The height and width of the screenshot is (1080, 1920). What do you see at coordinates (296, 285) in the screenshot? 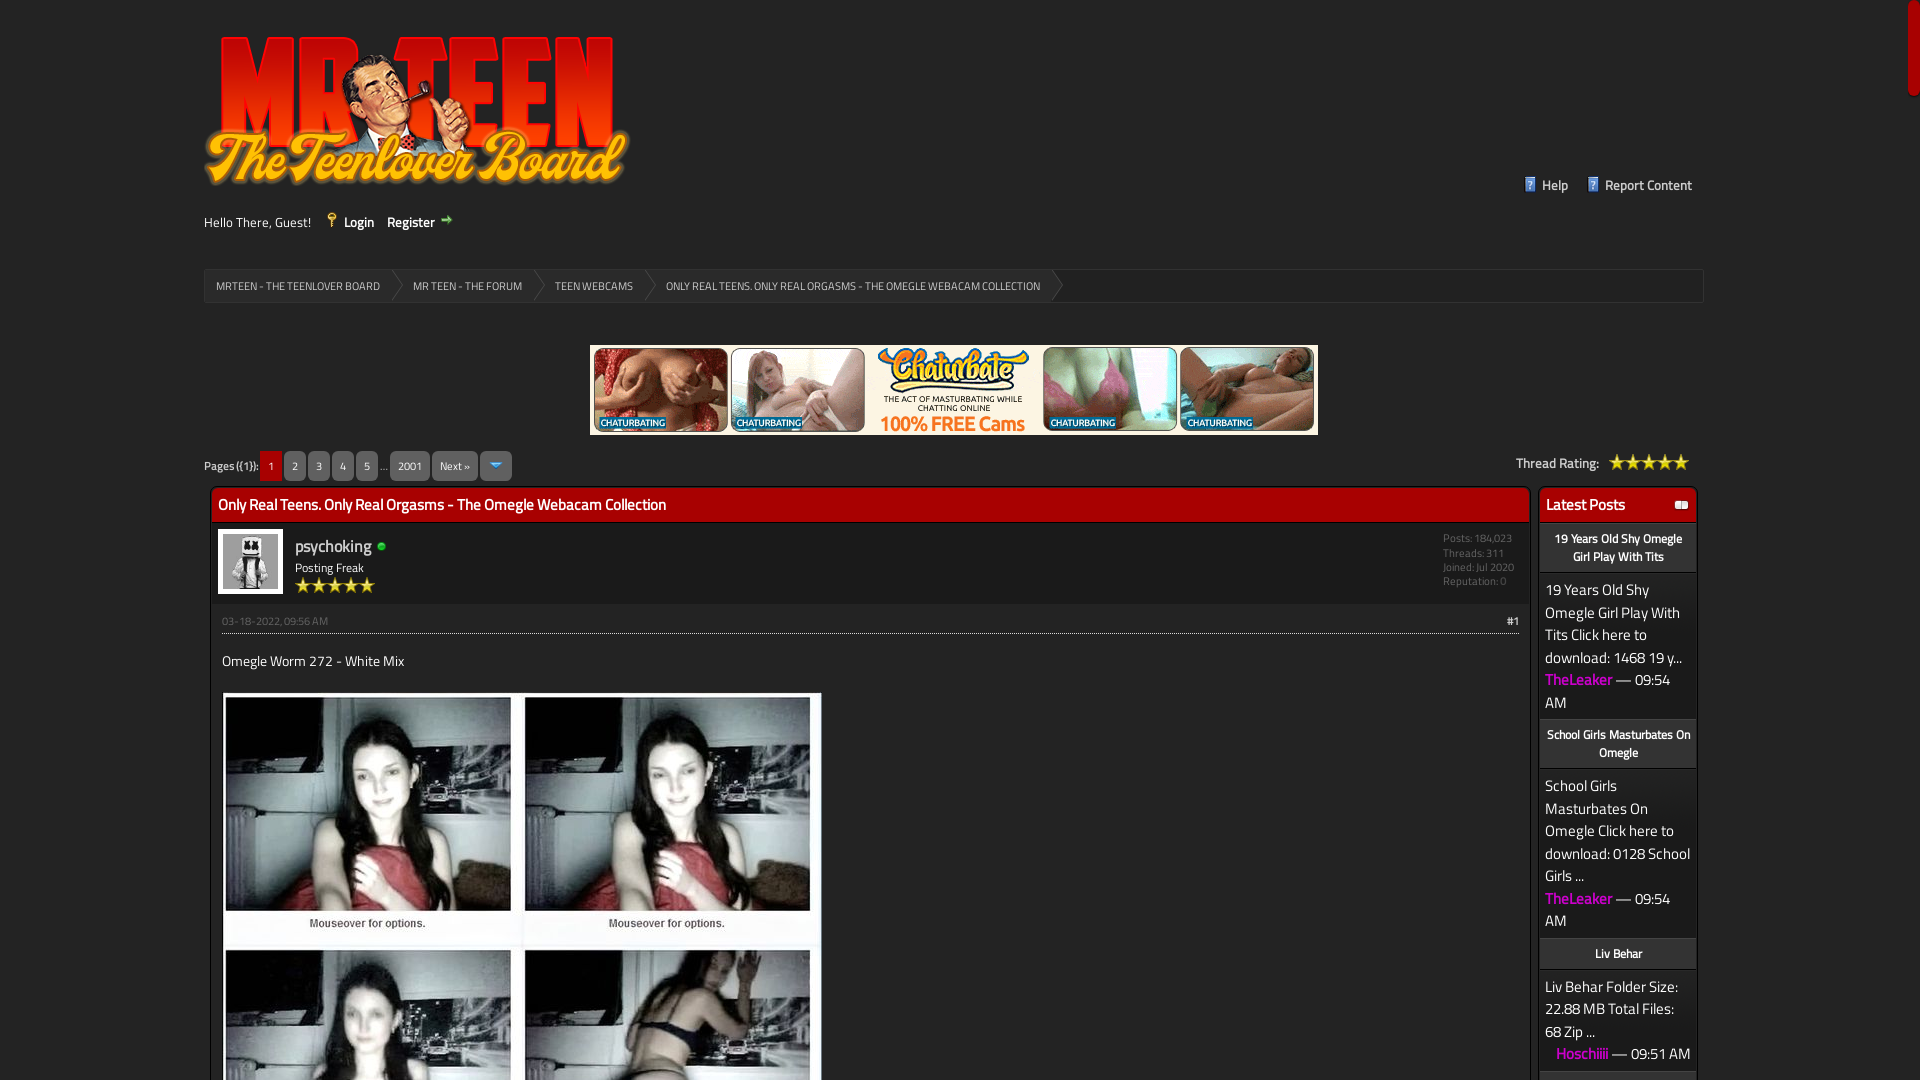
I see `'MRTEEN - THE TEENLOVER BOARD'` at bounding box center [296, 285].